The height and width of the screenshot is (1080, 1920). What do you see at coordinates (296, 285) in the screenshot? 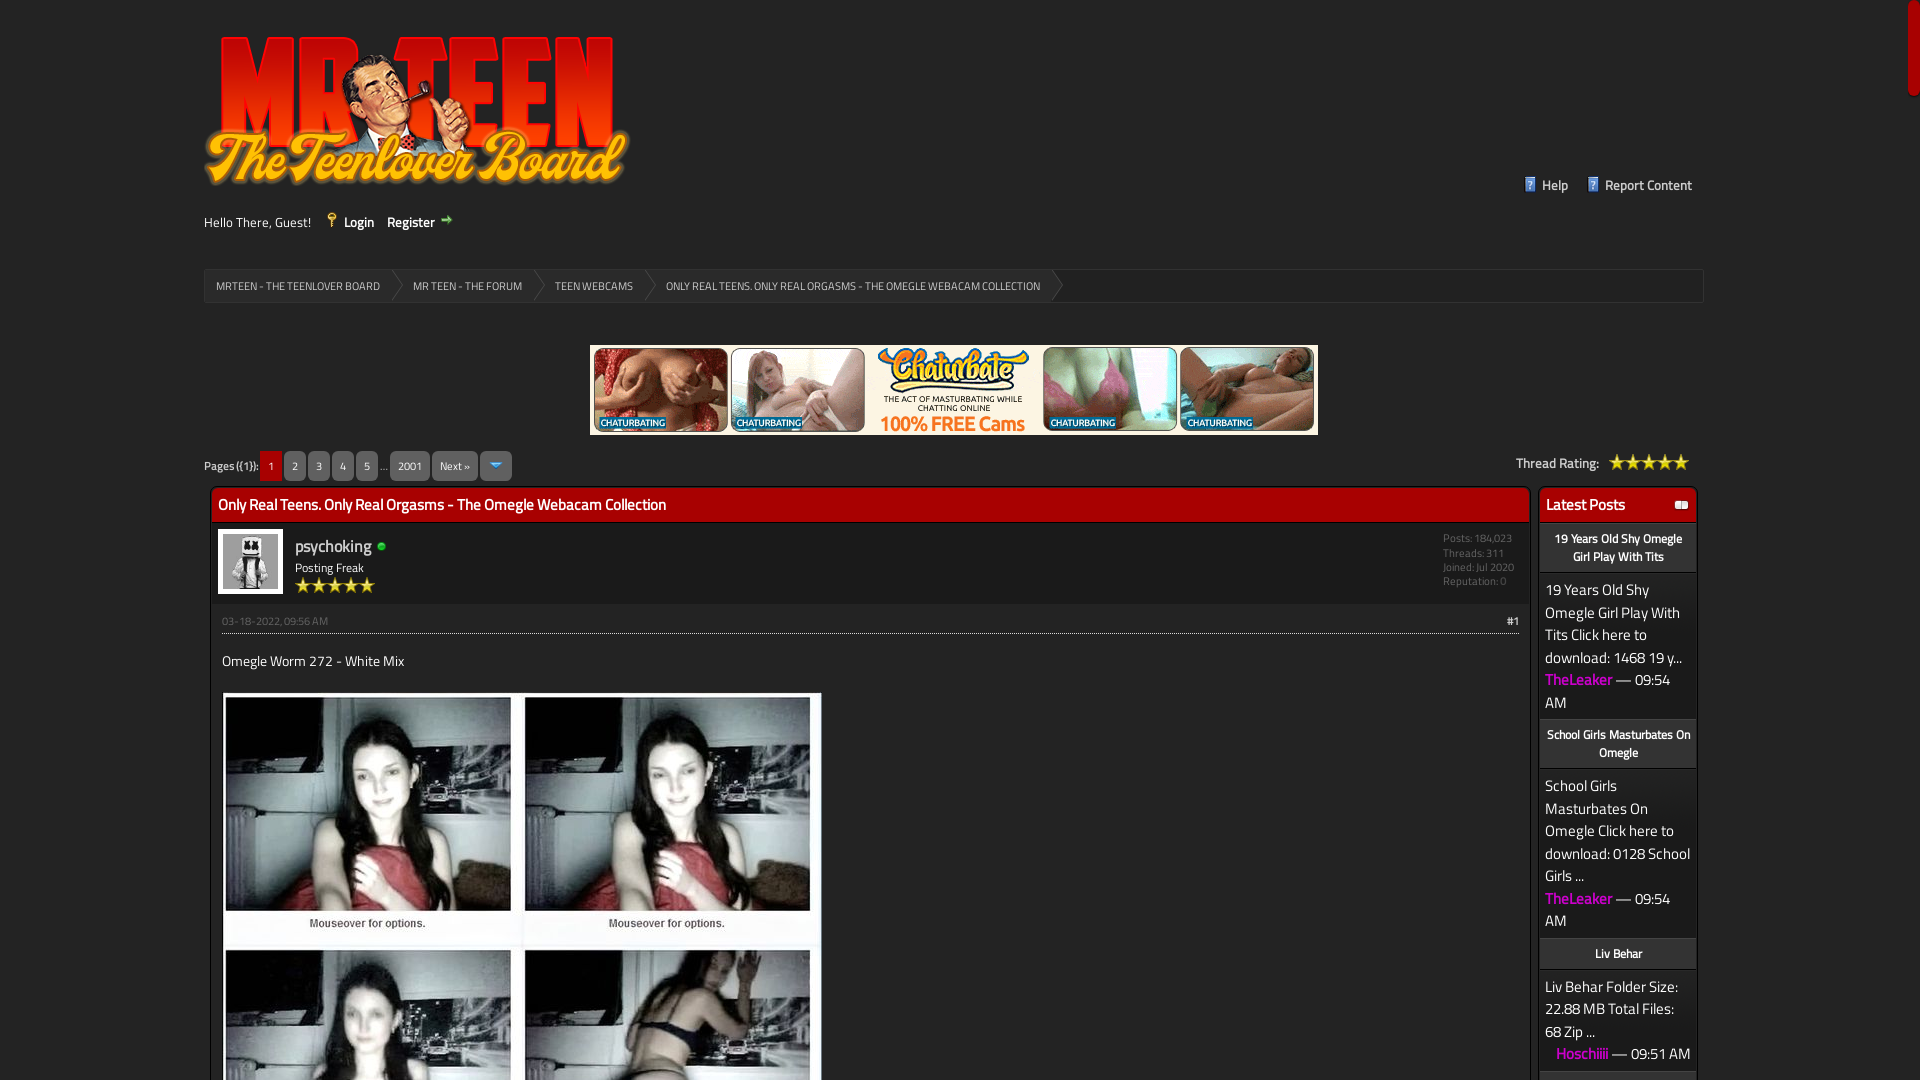
I see `'MRTEEN - THE TEENLOVER BOARD'` at bounding box center [296, 285].